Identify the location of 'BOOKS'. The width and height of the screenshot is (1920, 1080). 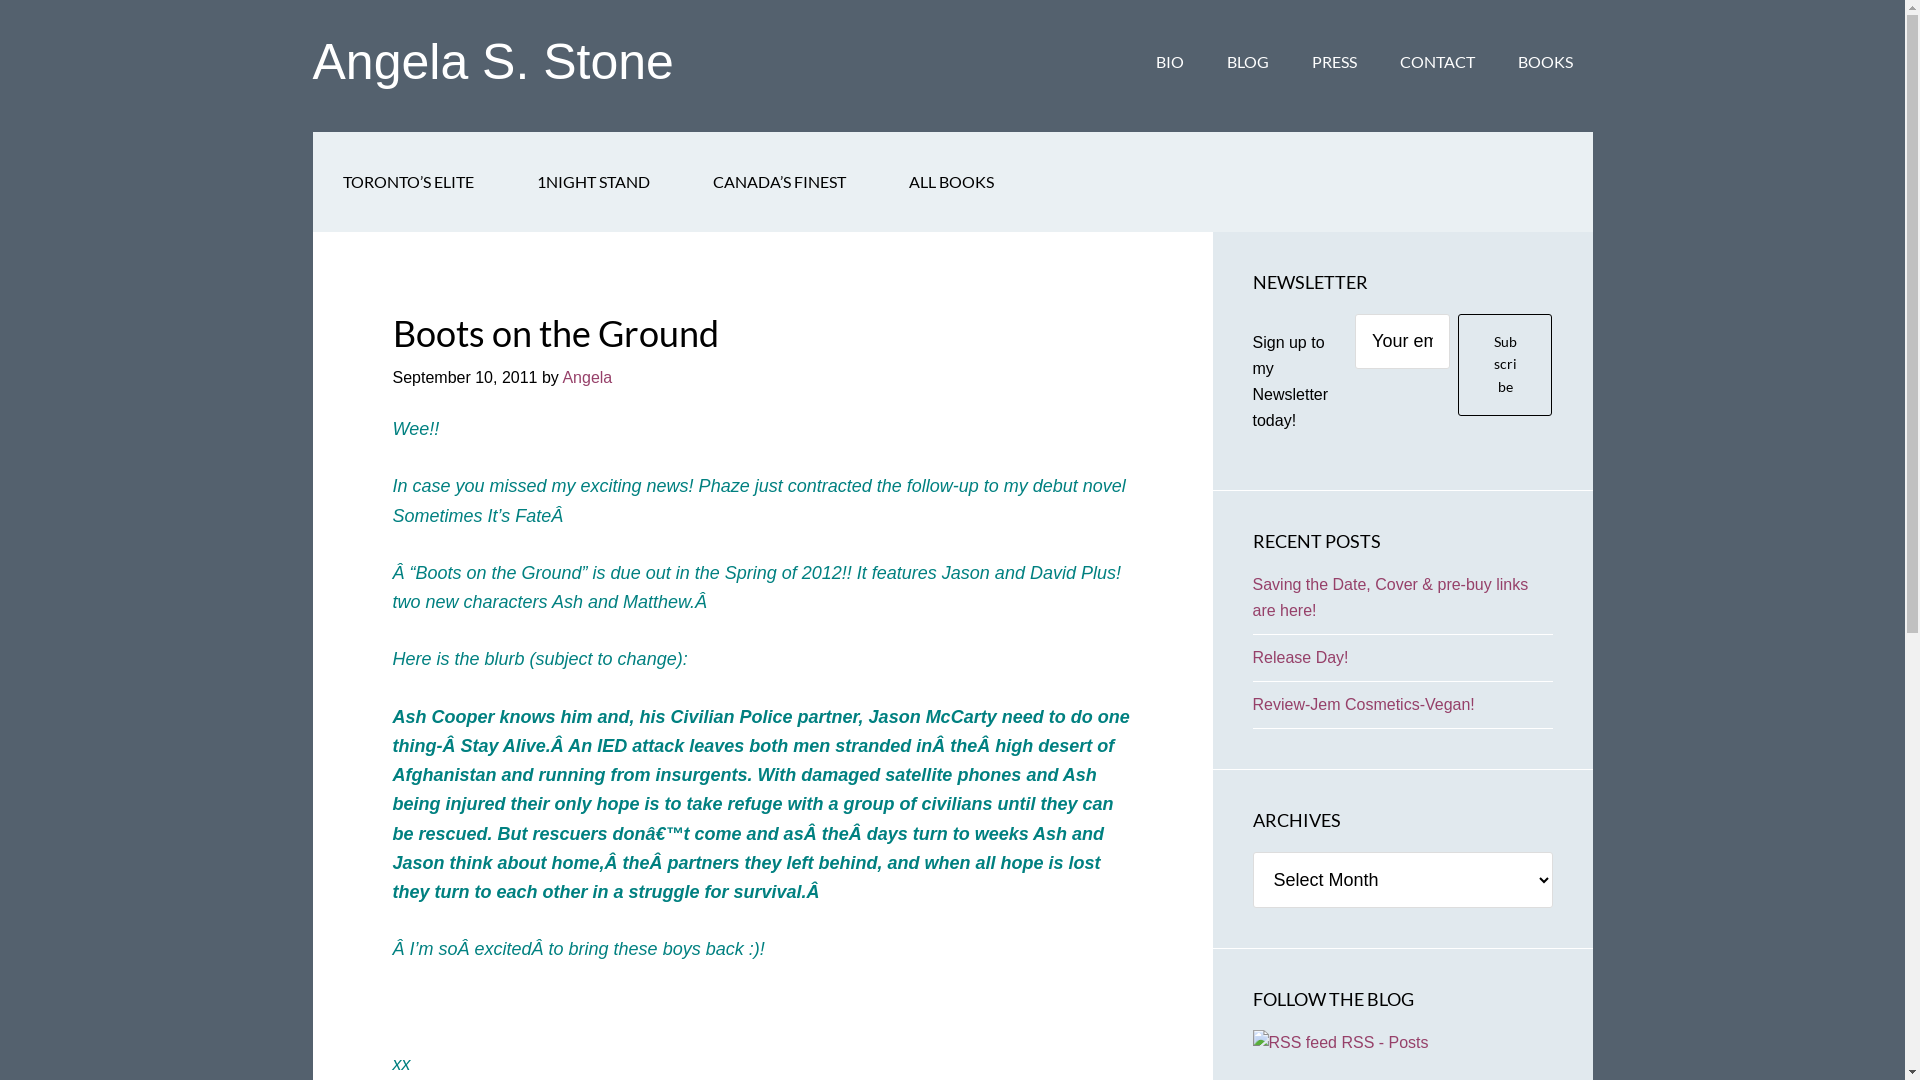
(1544, 60).